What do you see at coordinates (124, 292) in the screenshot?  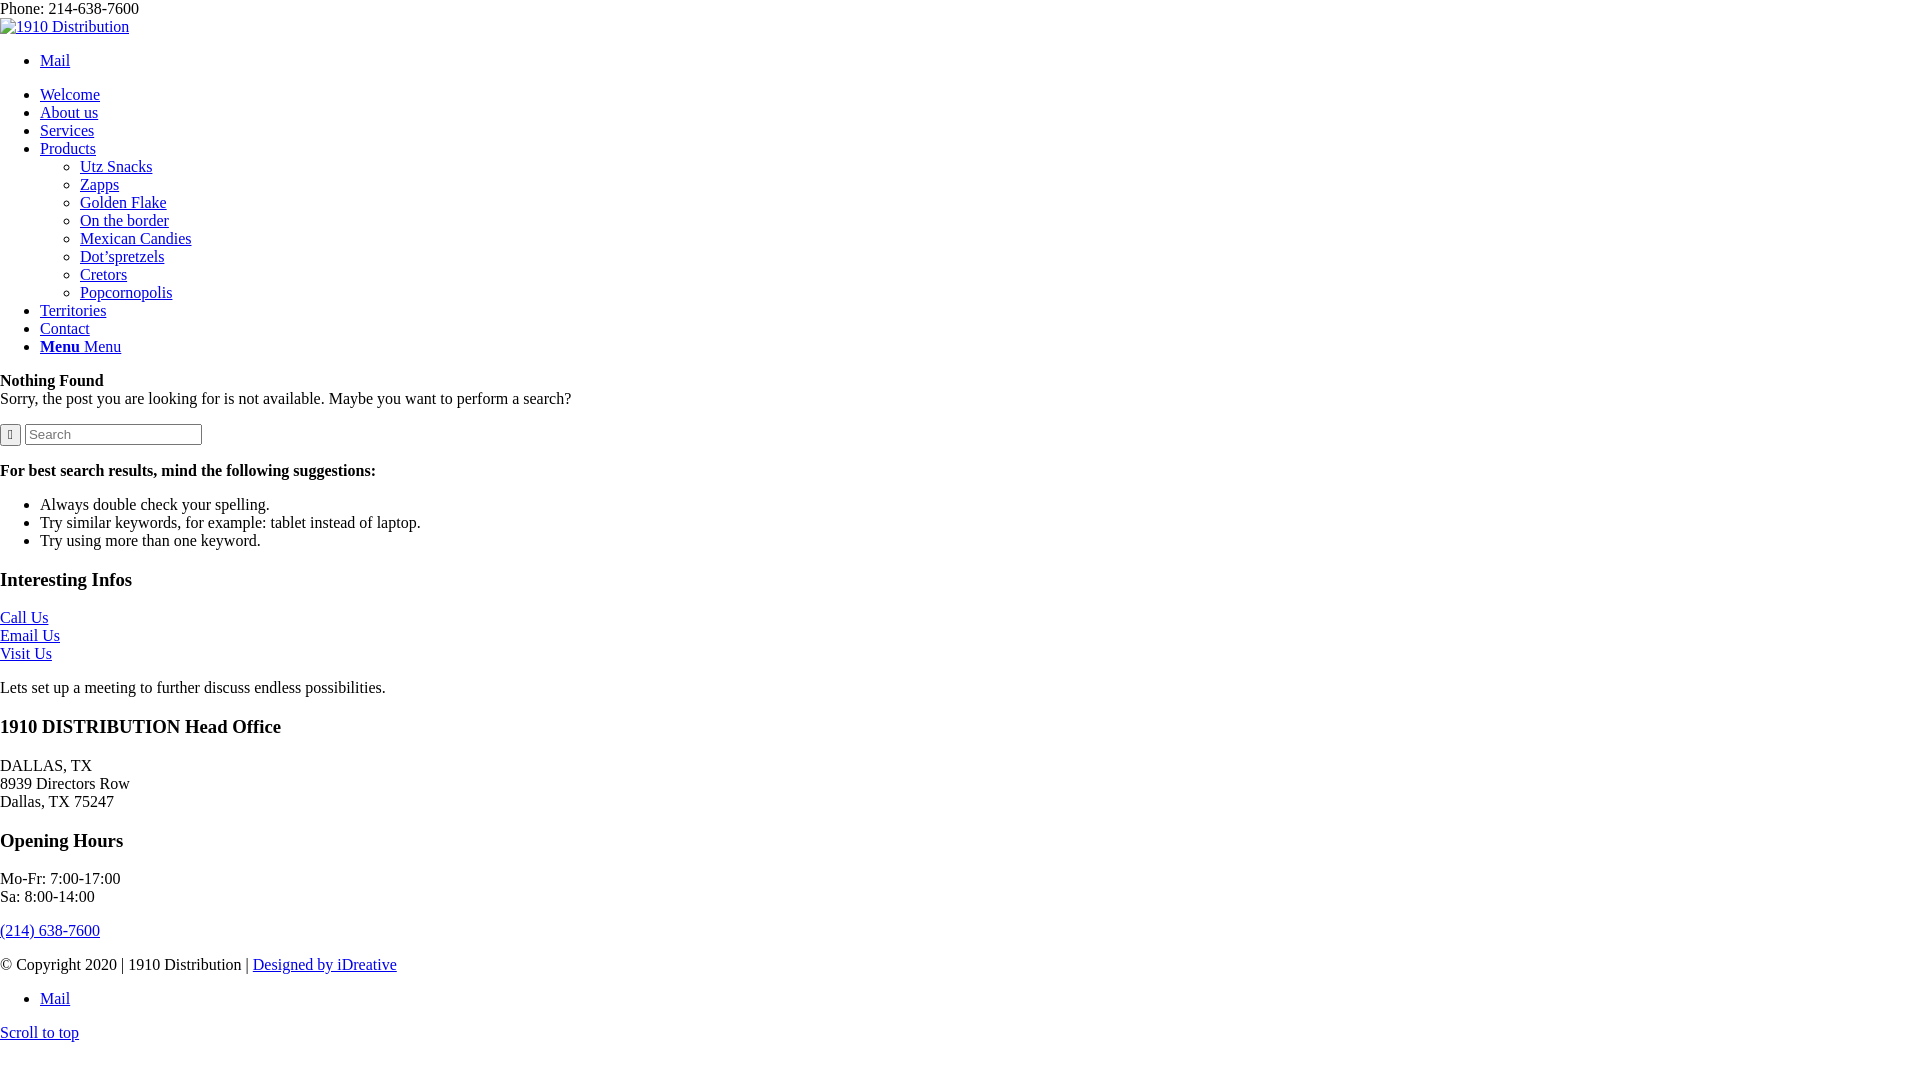 I see `'Popcornopolis'` at bounding box center [124, 292].